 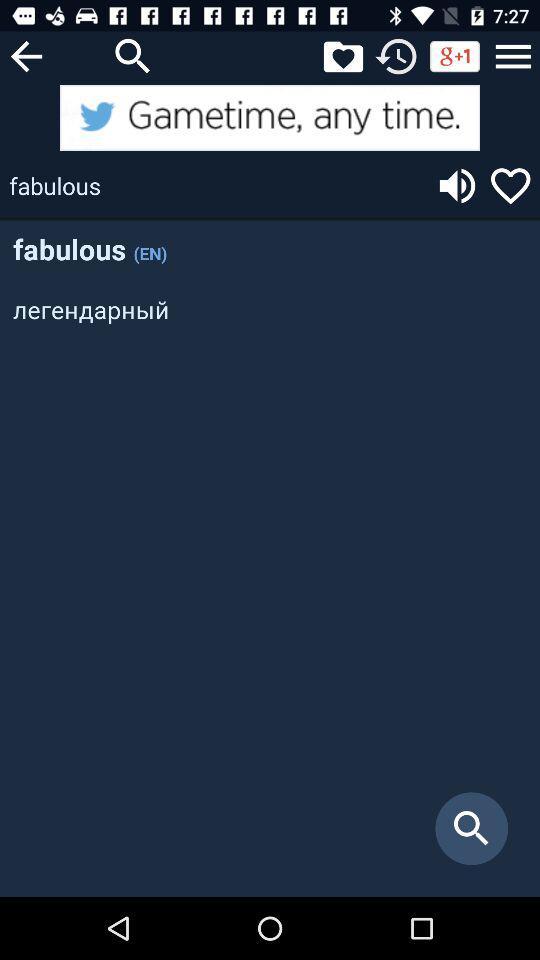 I want to click on twitter advertisement, so click(x=270, y=117).